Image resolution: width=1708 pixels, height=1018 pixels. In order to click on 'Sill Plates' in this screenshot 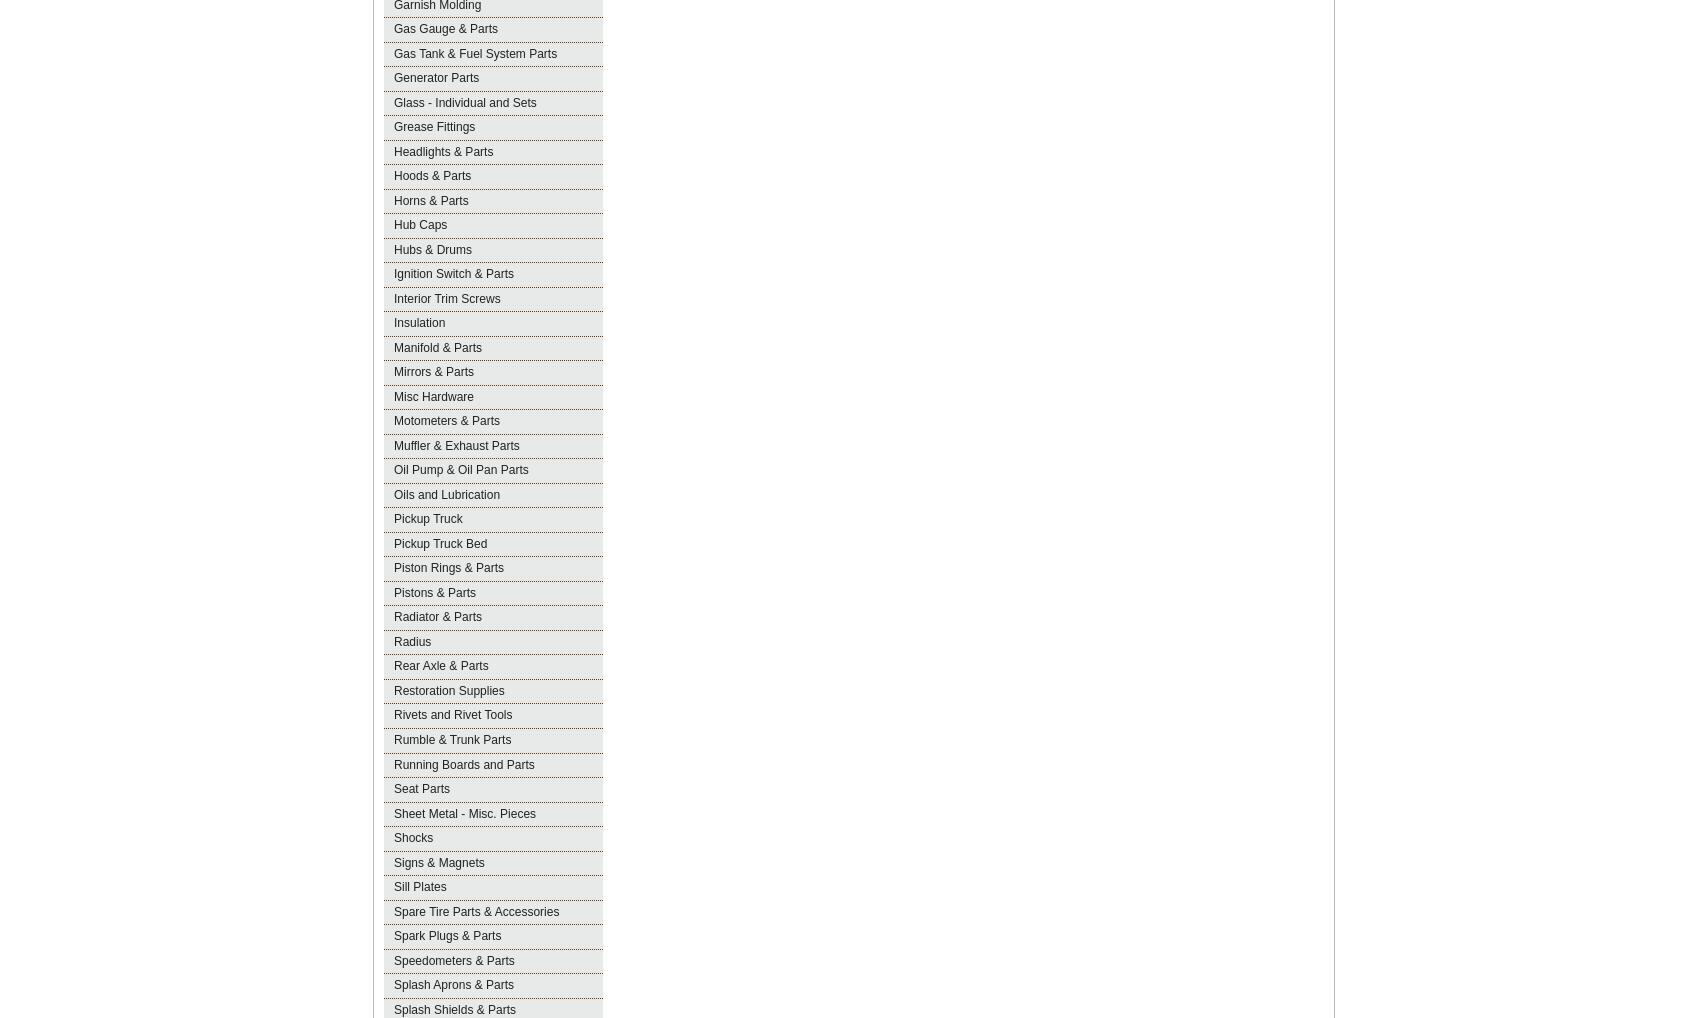, I will do `click(419, 886)`.